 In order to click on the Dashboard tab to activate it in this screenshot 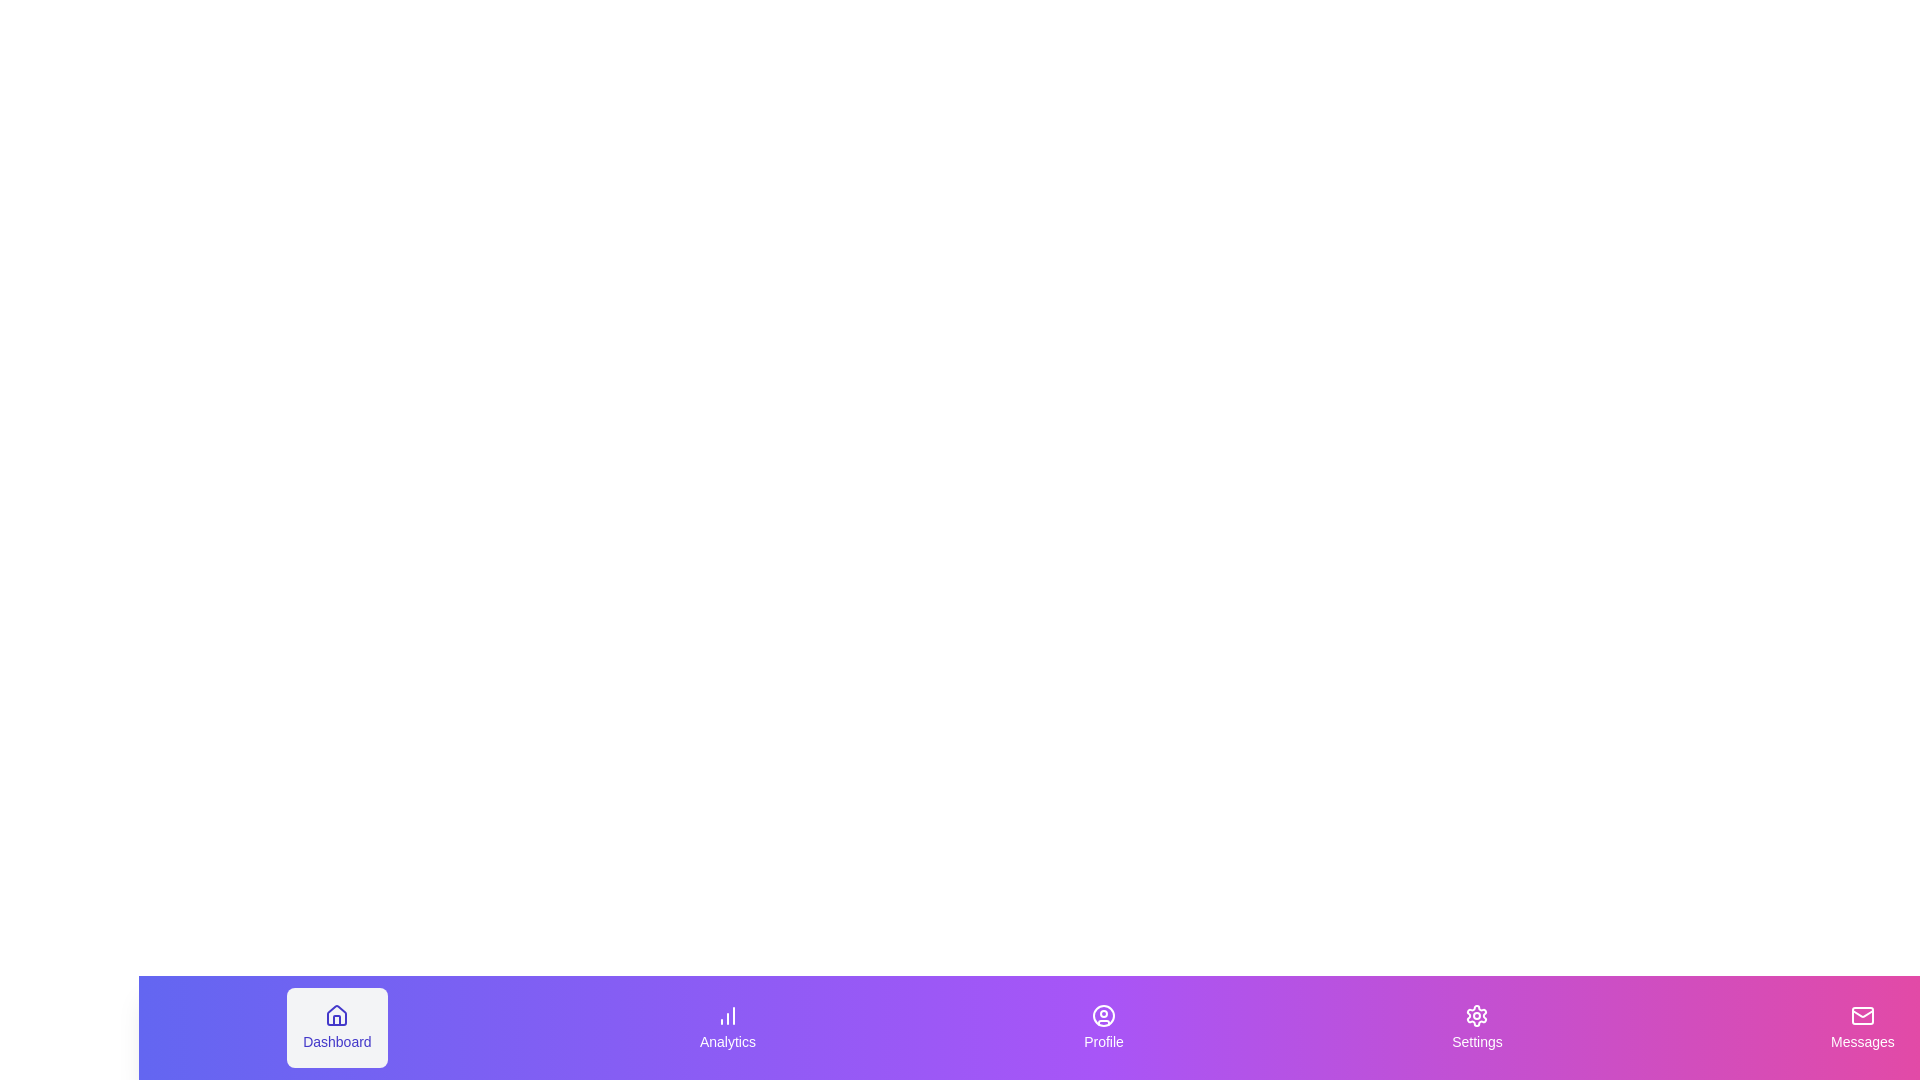, I will do `click(337, 1028)`.